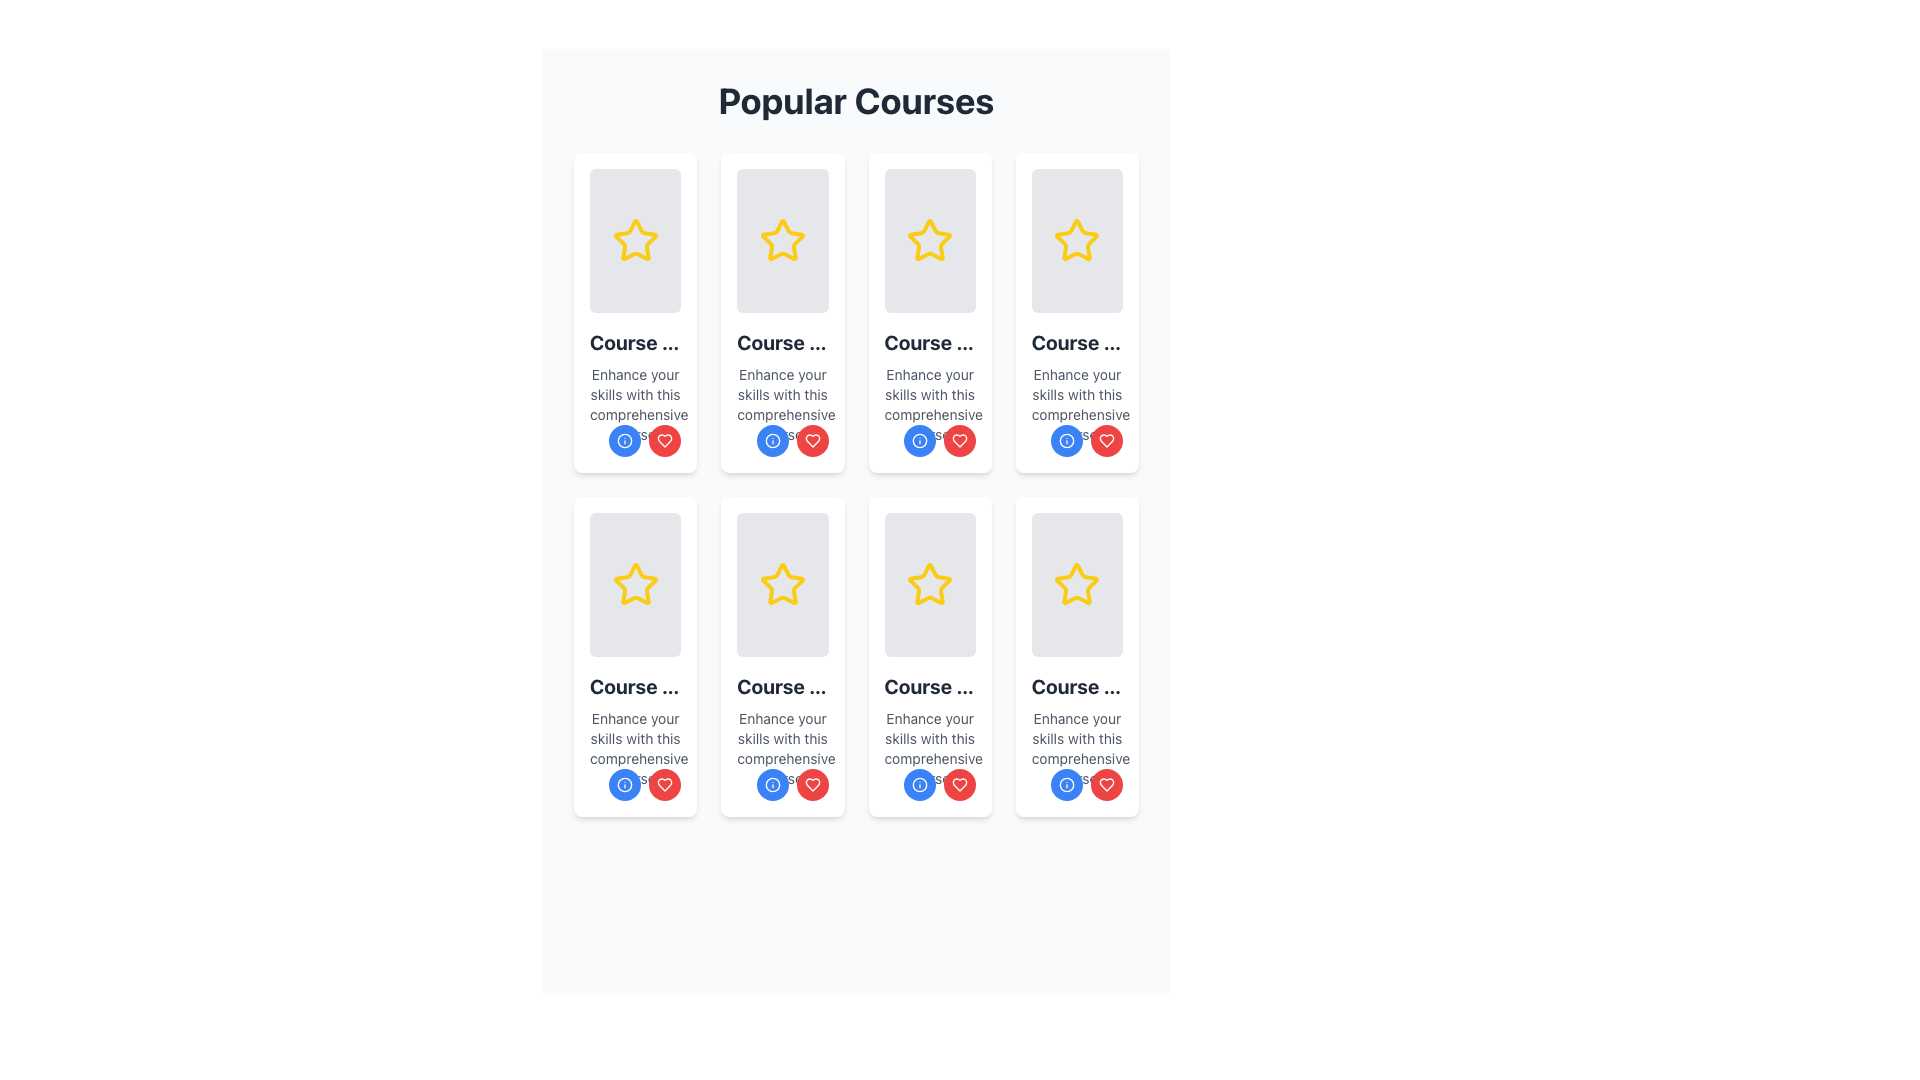 The image size is (1920, 1080). What do you see at coordinates (812, 439) in the screenshot?
I see `the Icon Button located at the bottom-right of the course card` at bounding box center [812, 439].